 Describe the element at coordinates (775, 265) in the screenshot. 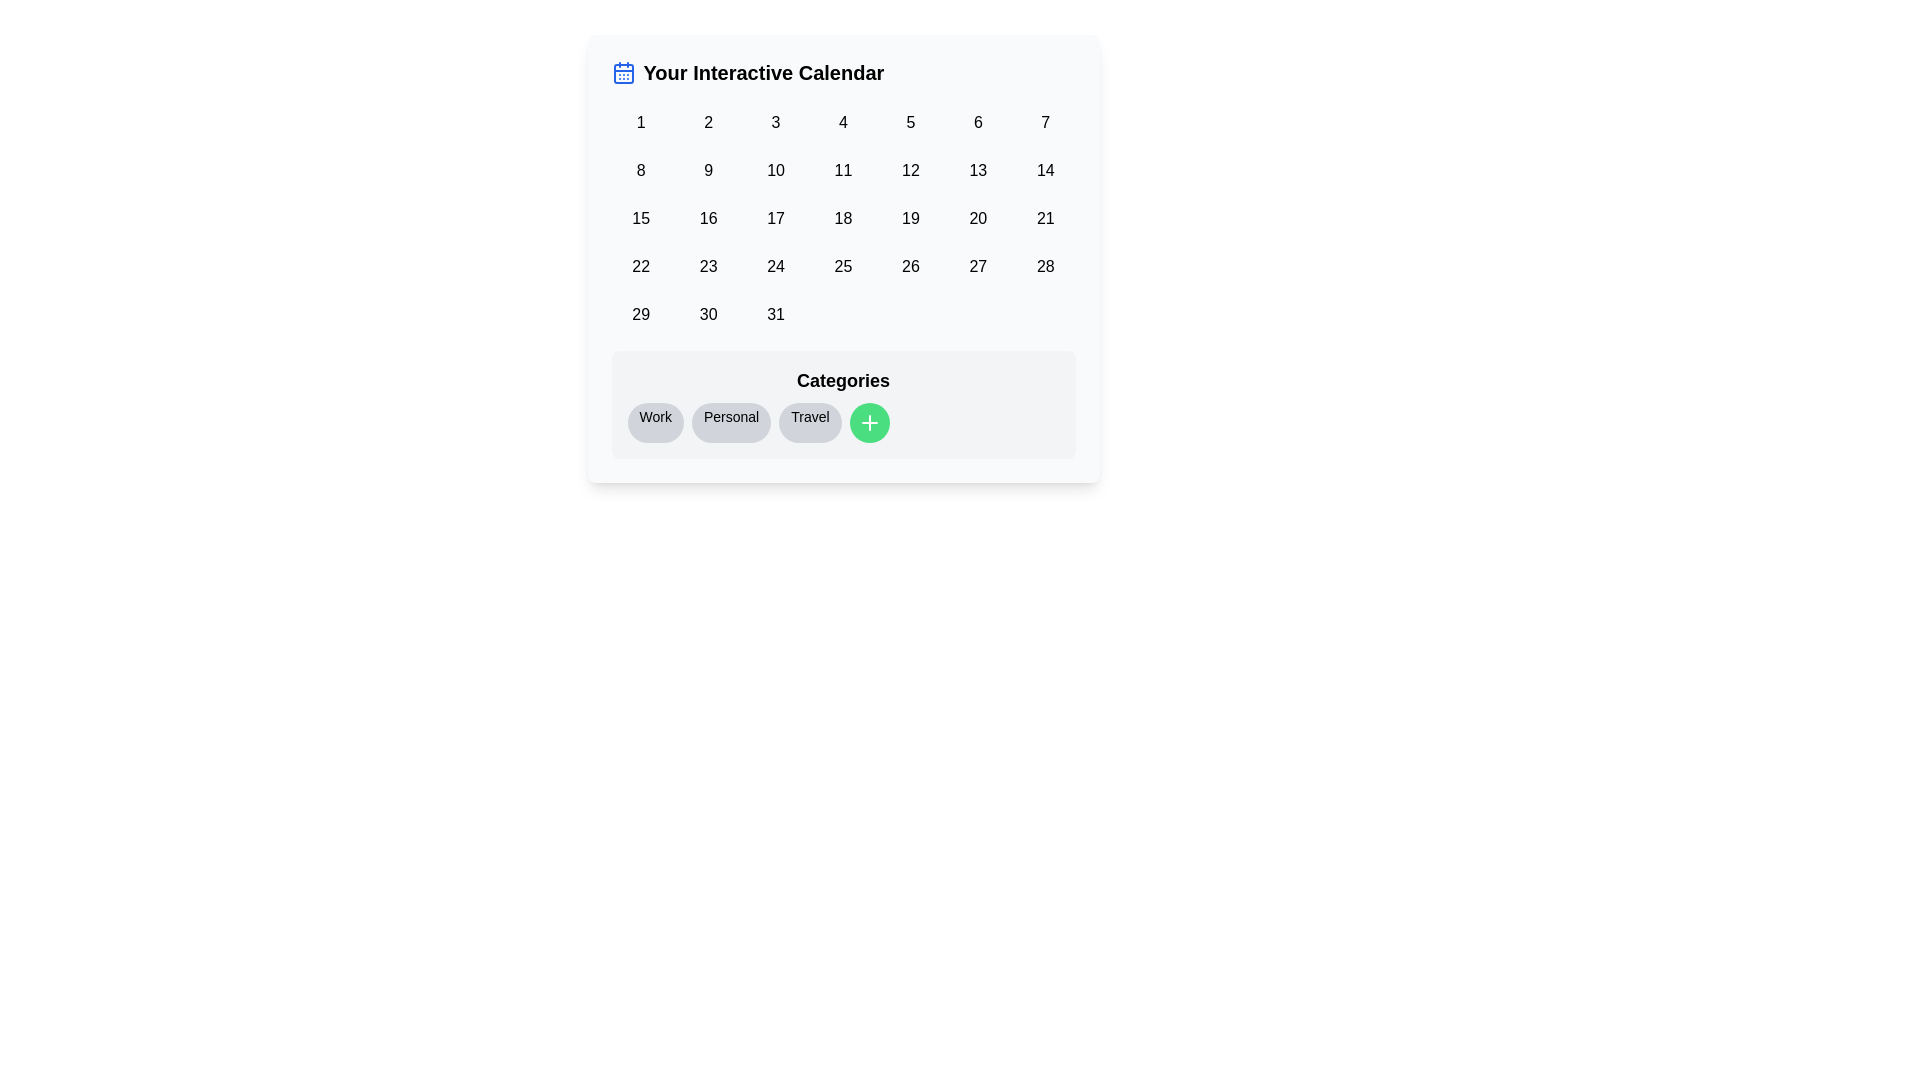

I see `the selectable date button '24' in the calendar interface to focus on it` at that location.